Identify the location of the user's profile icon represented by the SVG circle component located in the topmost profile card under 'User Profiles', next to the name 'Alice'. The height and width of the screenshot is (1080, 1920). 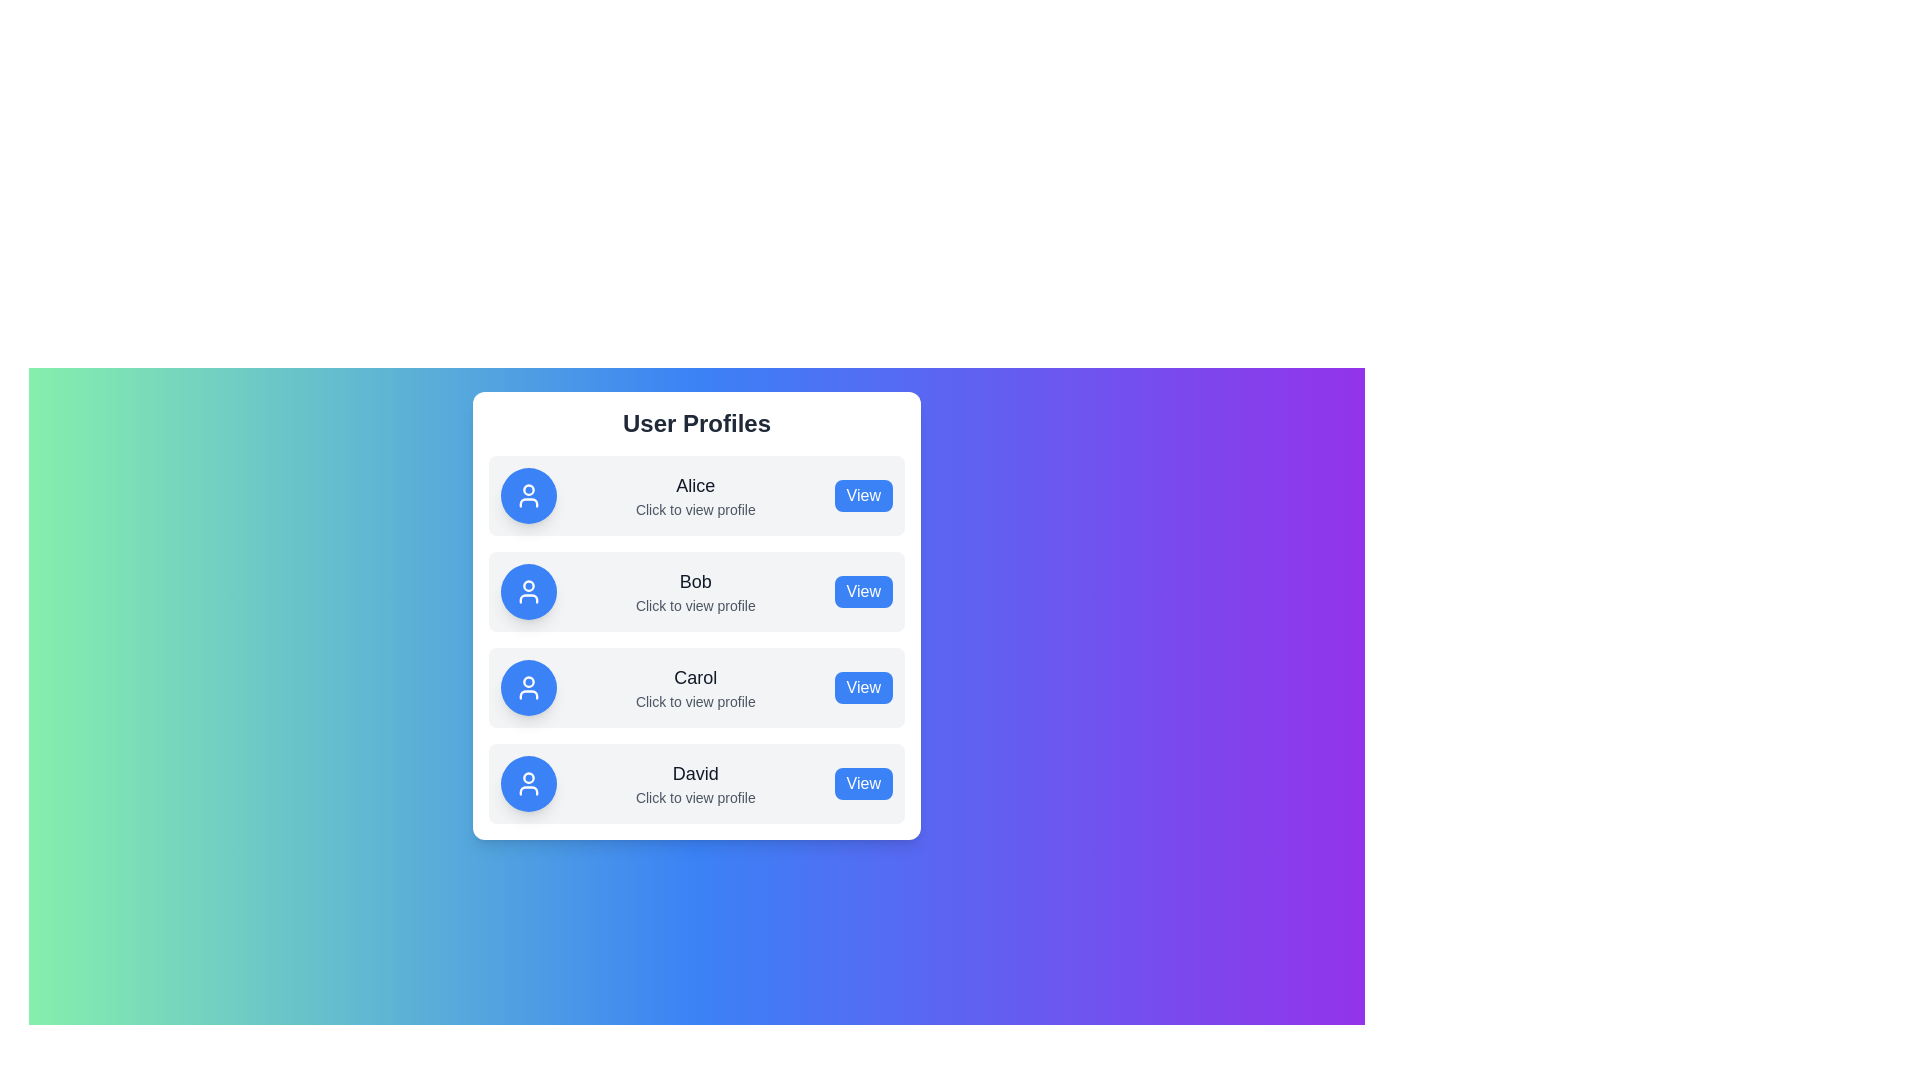
(528, 489).